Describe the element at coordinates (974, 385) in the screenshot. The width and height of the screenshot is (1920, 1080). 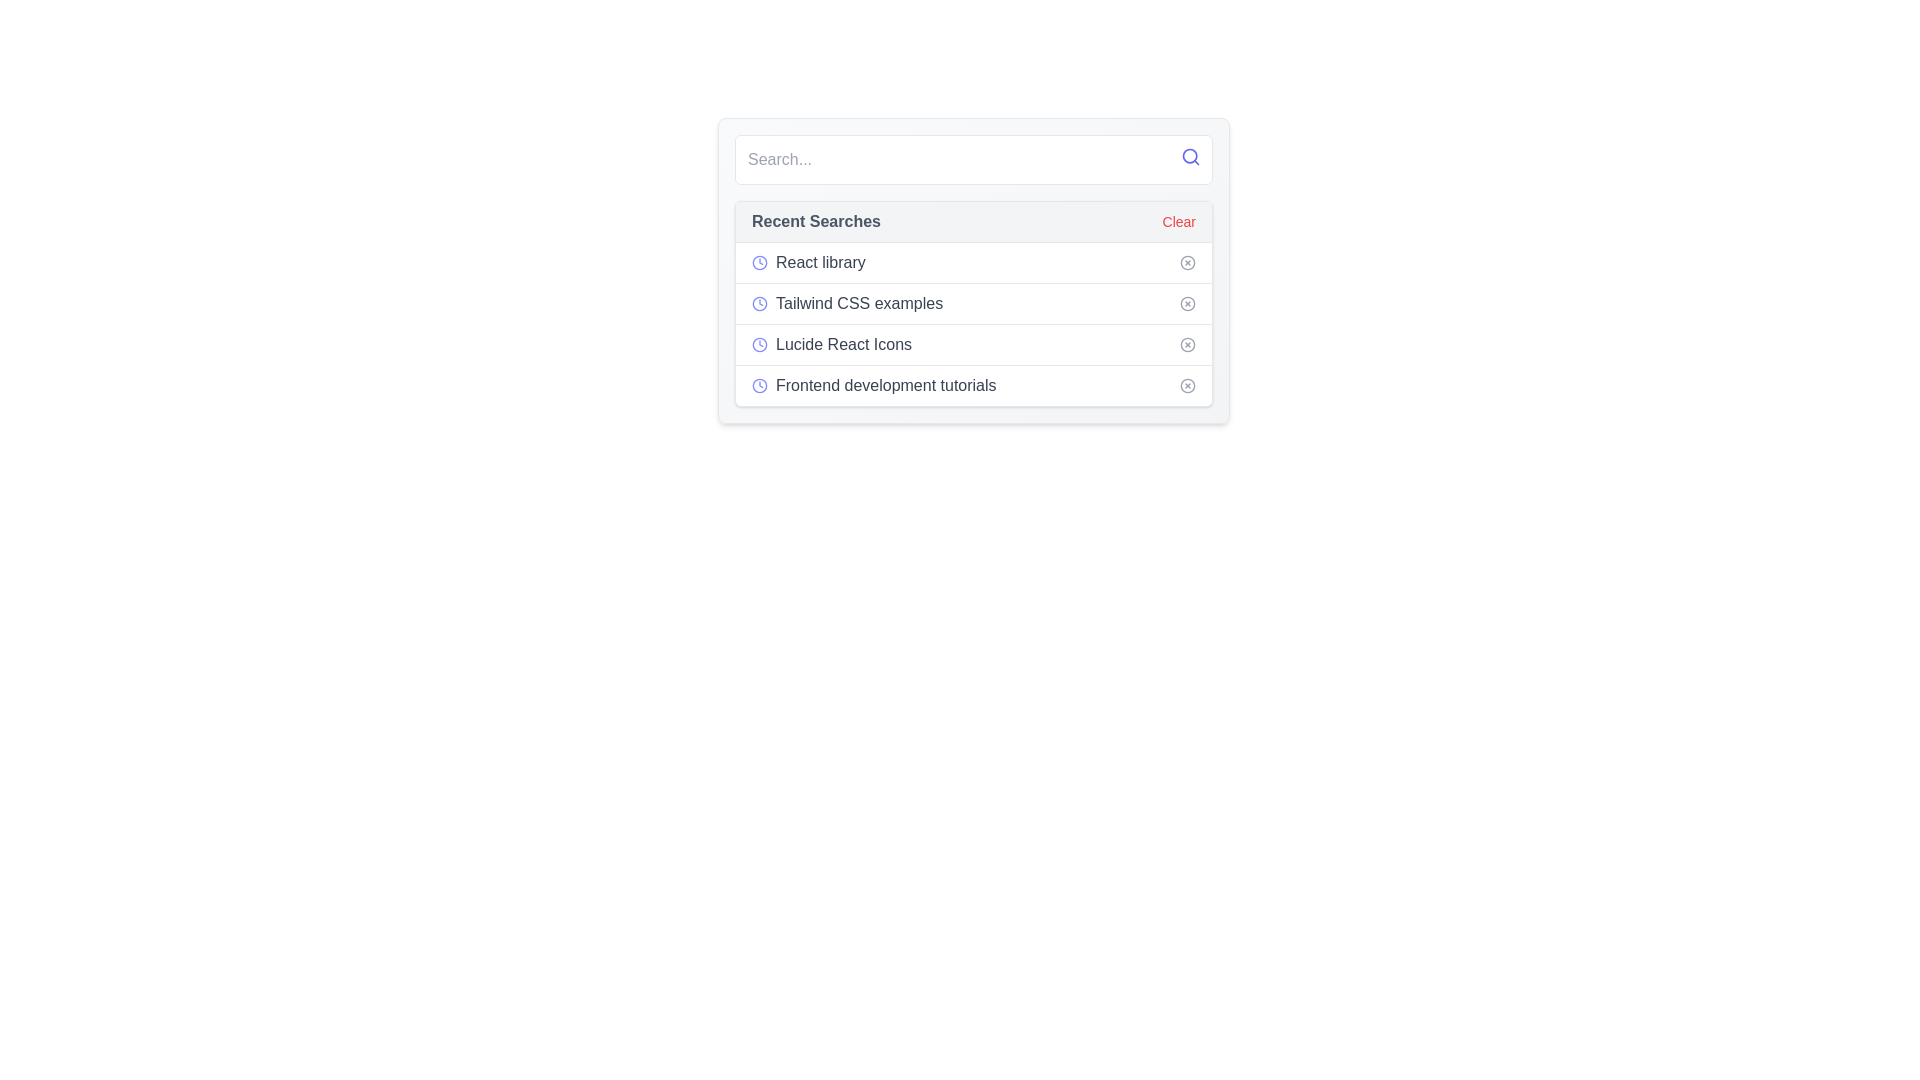
I see `the fourth item` at that location.